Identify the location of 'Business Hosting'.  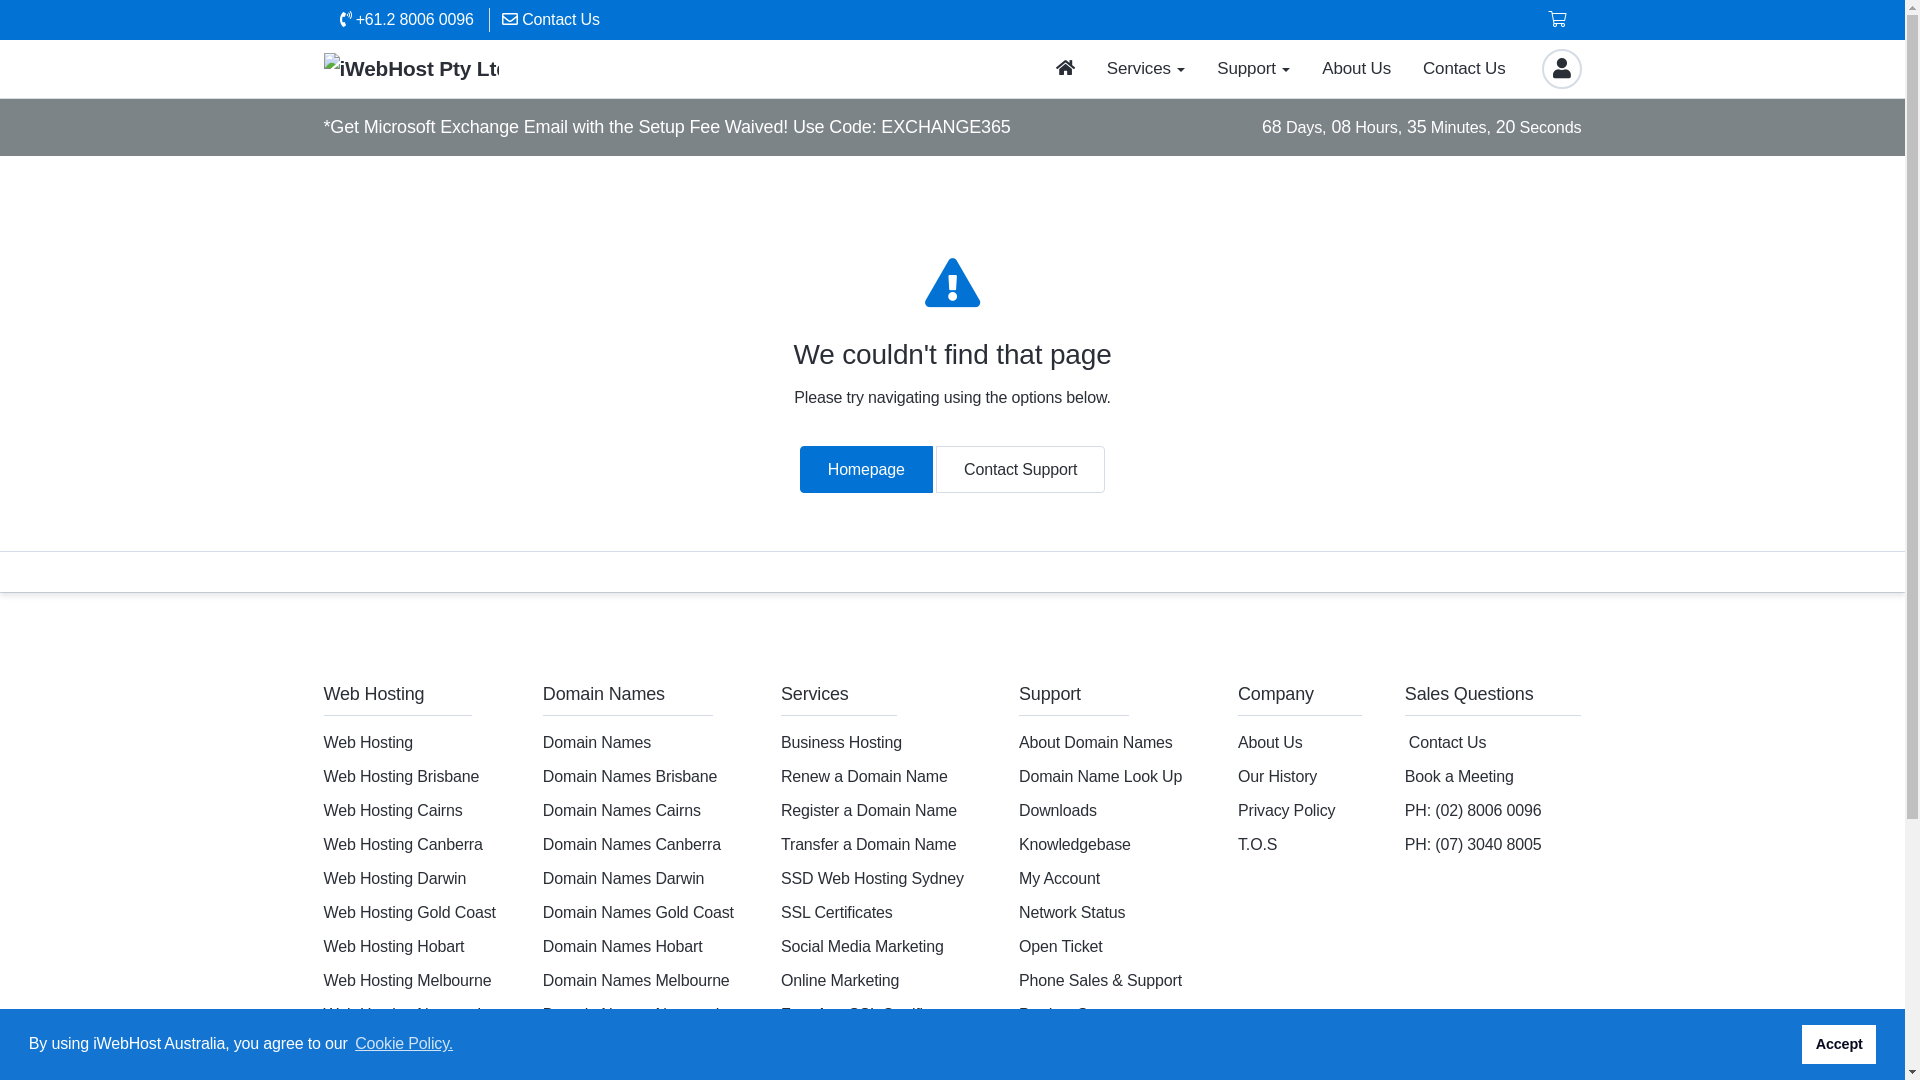
(841, 742).